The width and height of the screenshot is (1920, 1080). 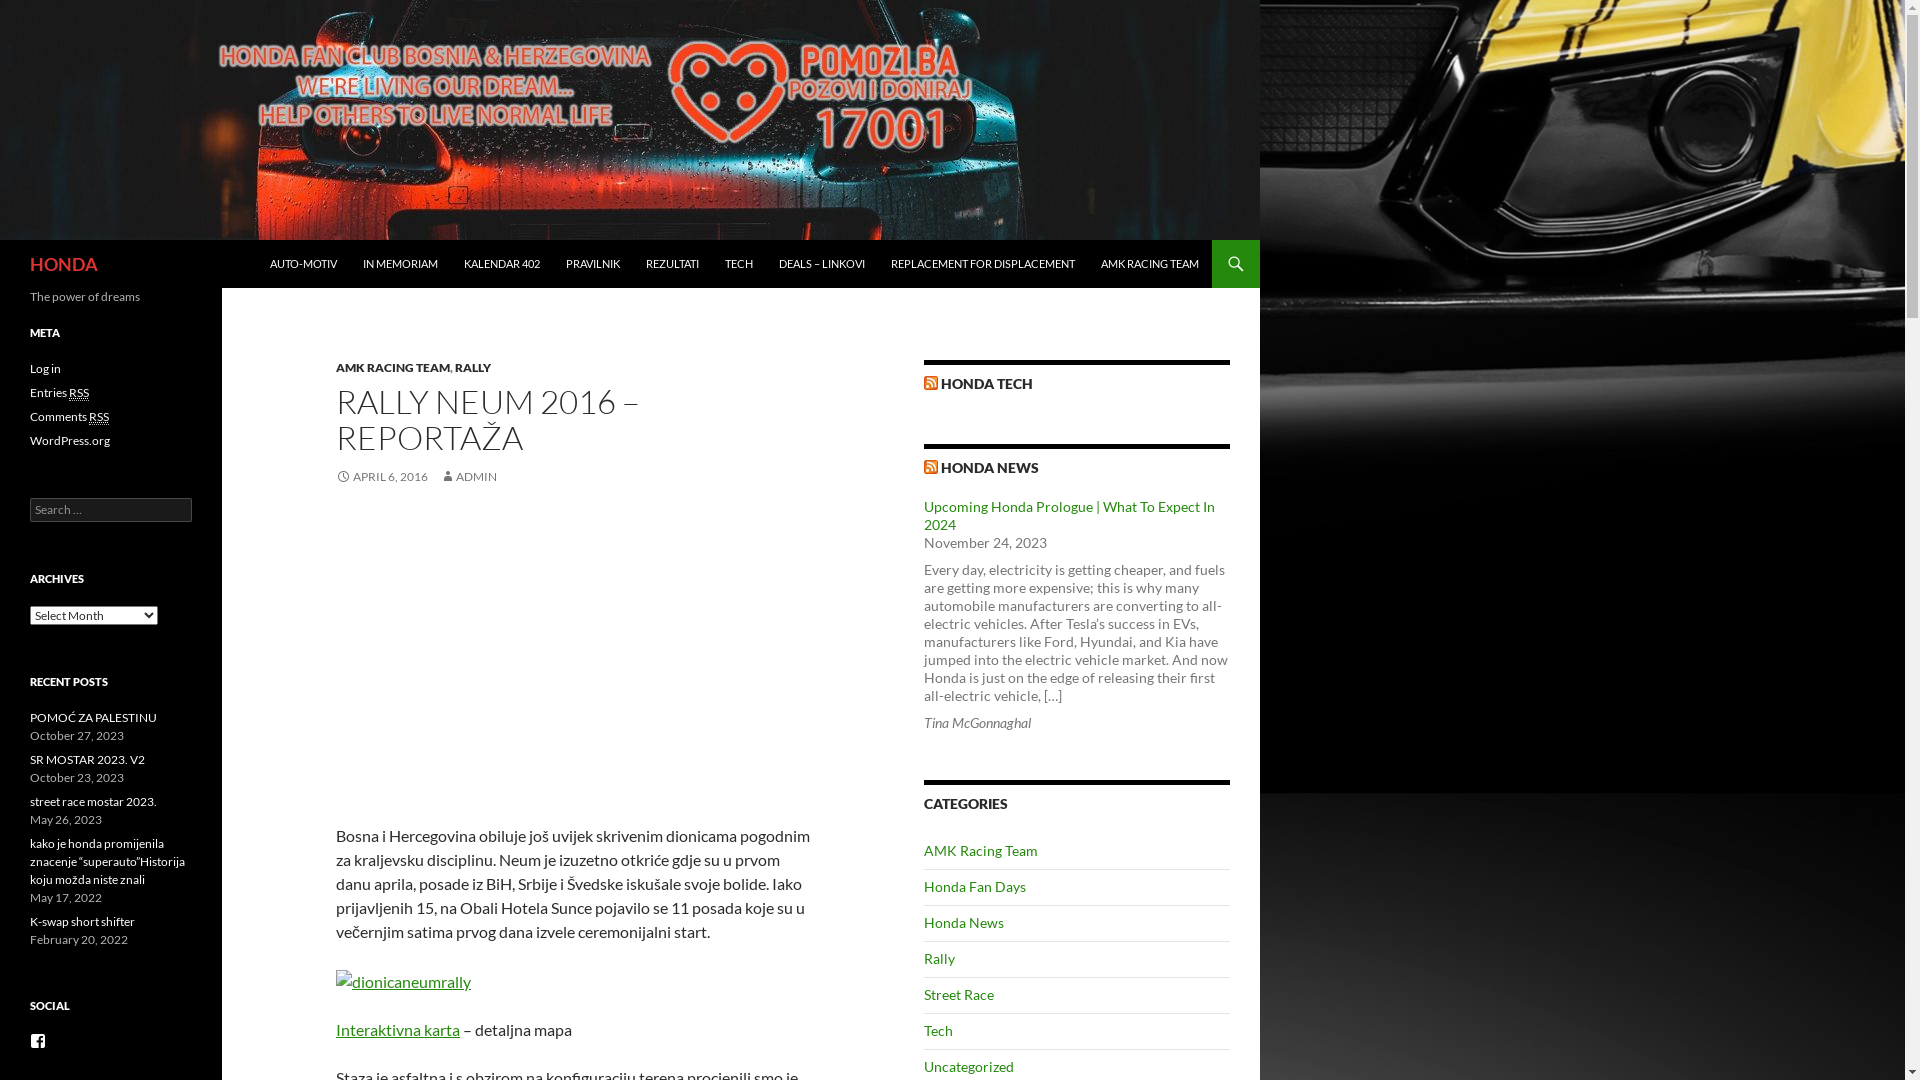 What do you see at coordinates (592, 262) in the screenshot?
I see `'PRAVILNIK'` at bounding box center [592, 262].